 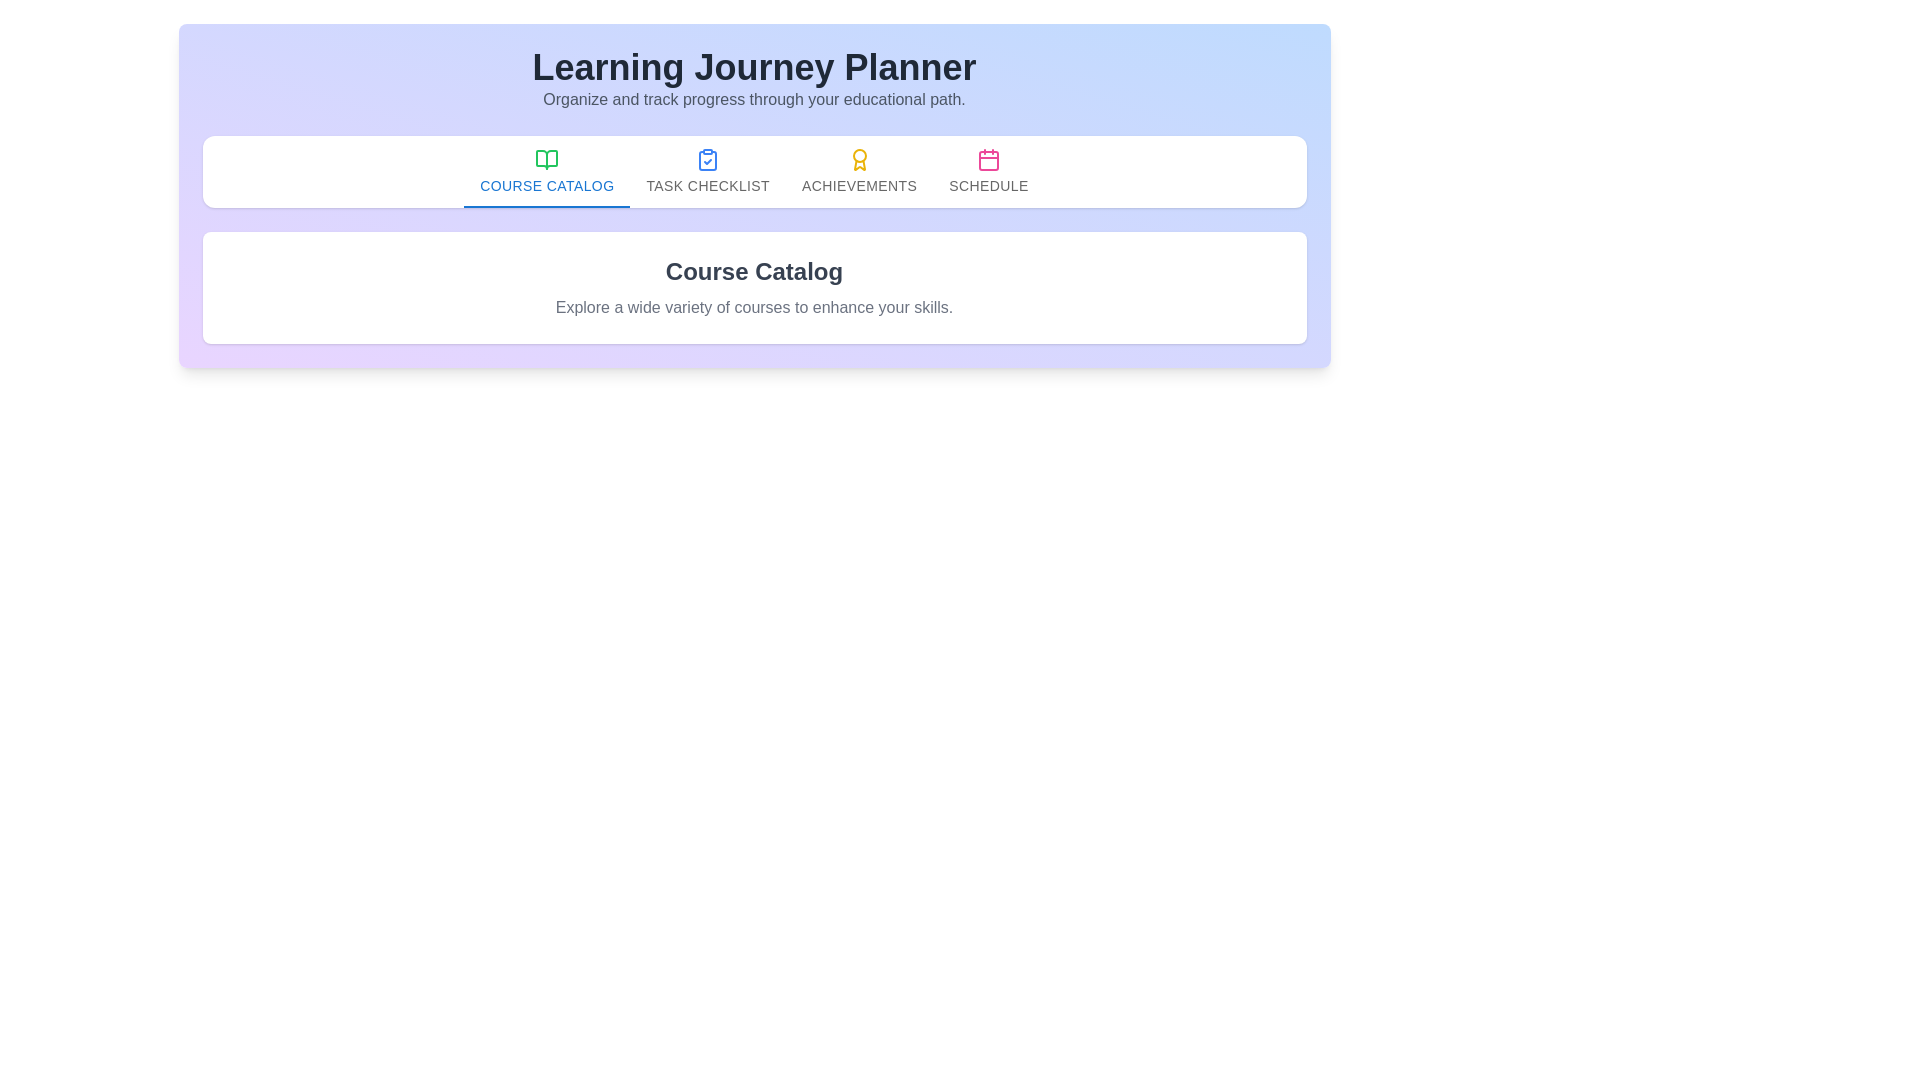 What do you see at coordinates (988, 171) in the screenshot?
I see `the 'SCHEDULE' tab navigation button, which is the fourth tab in the navigation bar that contains an icon of a pink calendar above the text` at bounding box center [988, 171].